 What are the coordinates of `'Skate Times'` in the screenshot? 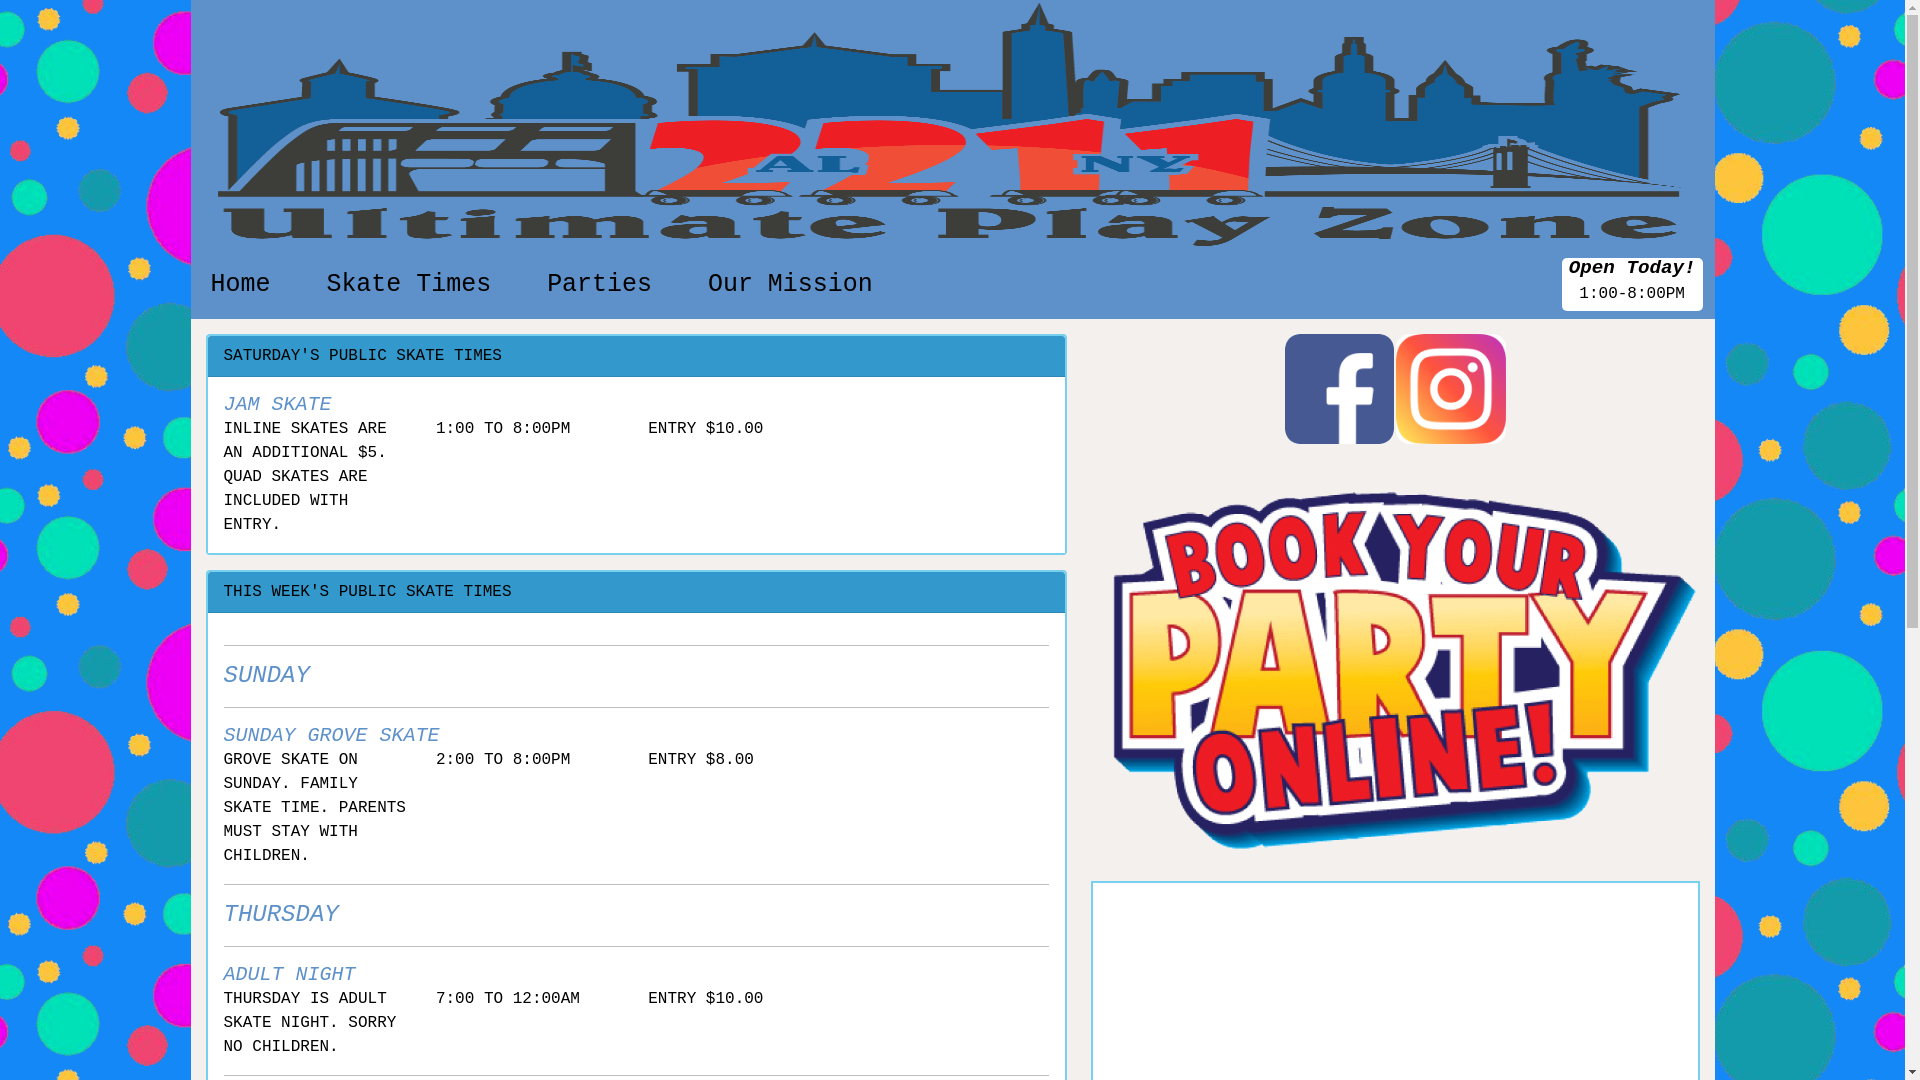 It's located at (407, 284).